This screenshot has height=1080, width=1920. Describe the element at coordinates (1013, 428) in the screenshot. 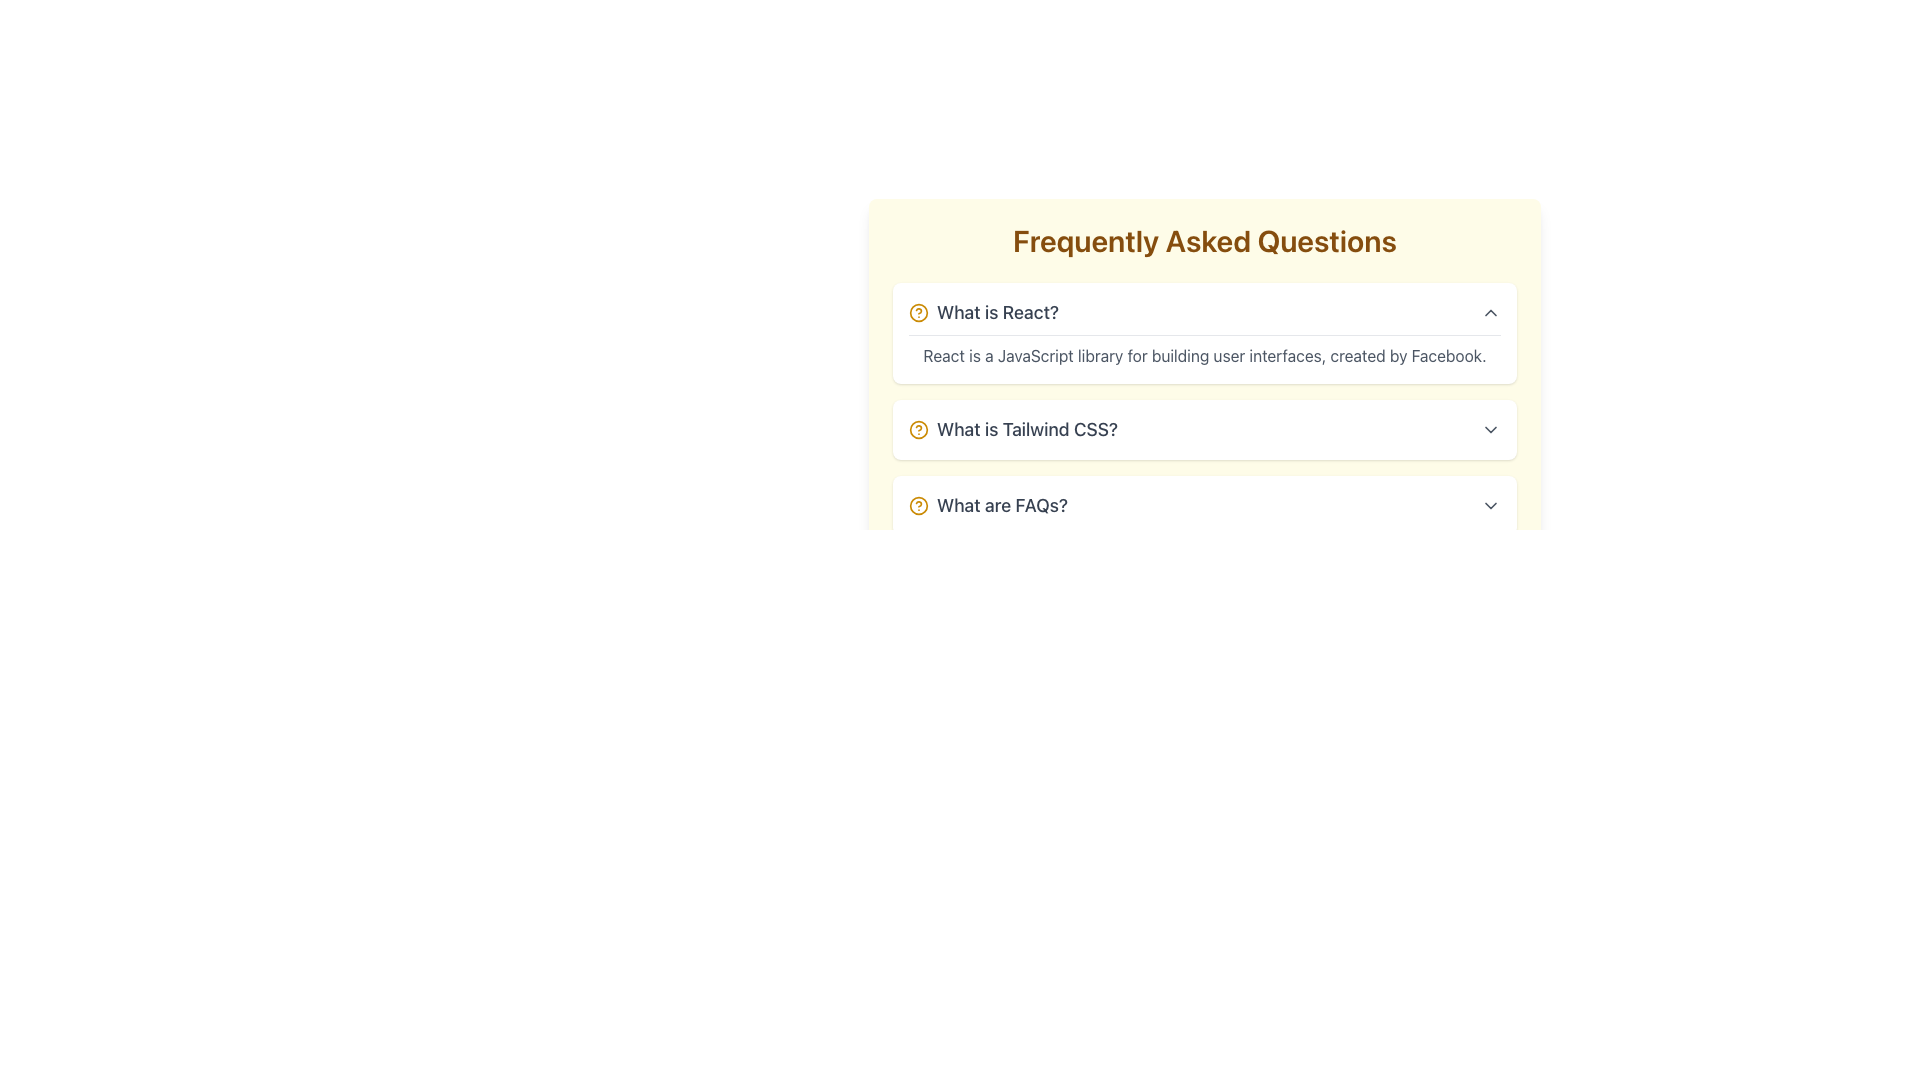

I see `the FAQ question text element that provides more information, located between 'What is React?' and 'What are FAQs?'` at that location.